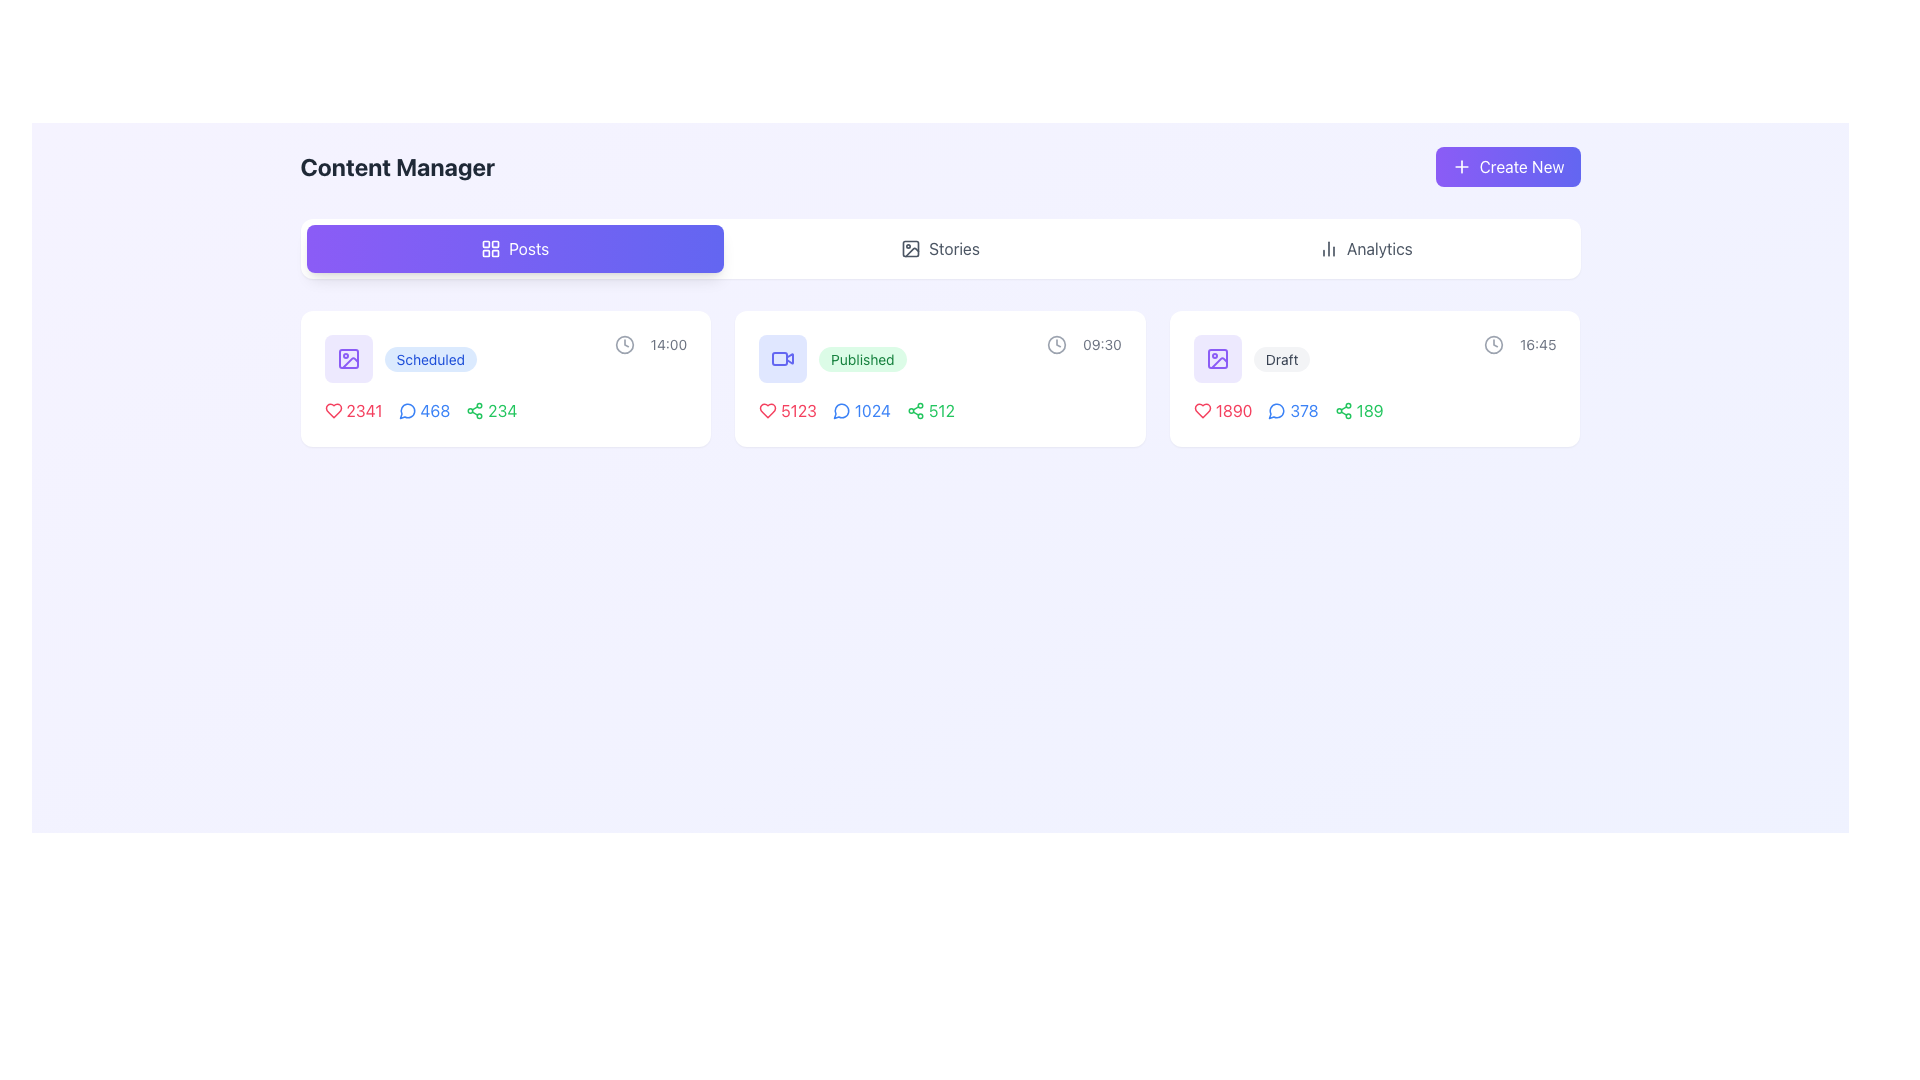 The image size is (1920, 1080). I want to click on the image content icon located in the top-left corner of the 'Scheduled' card, which is set against a circular purple background, so click(348, 357).